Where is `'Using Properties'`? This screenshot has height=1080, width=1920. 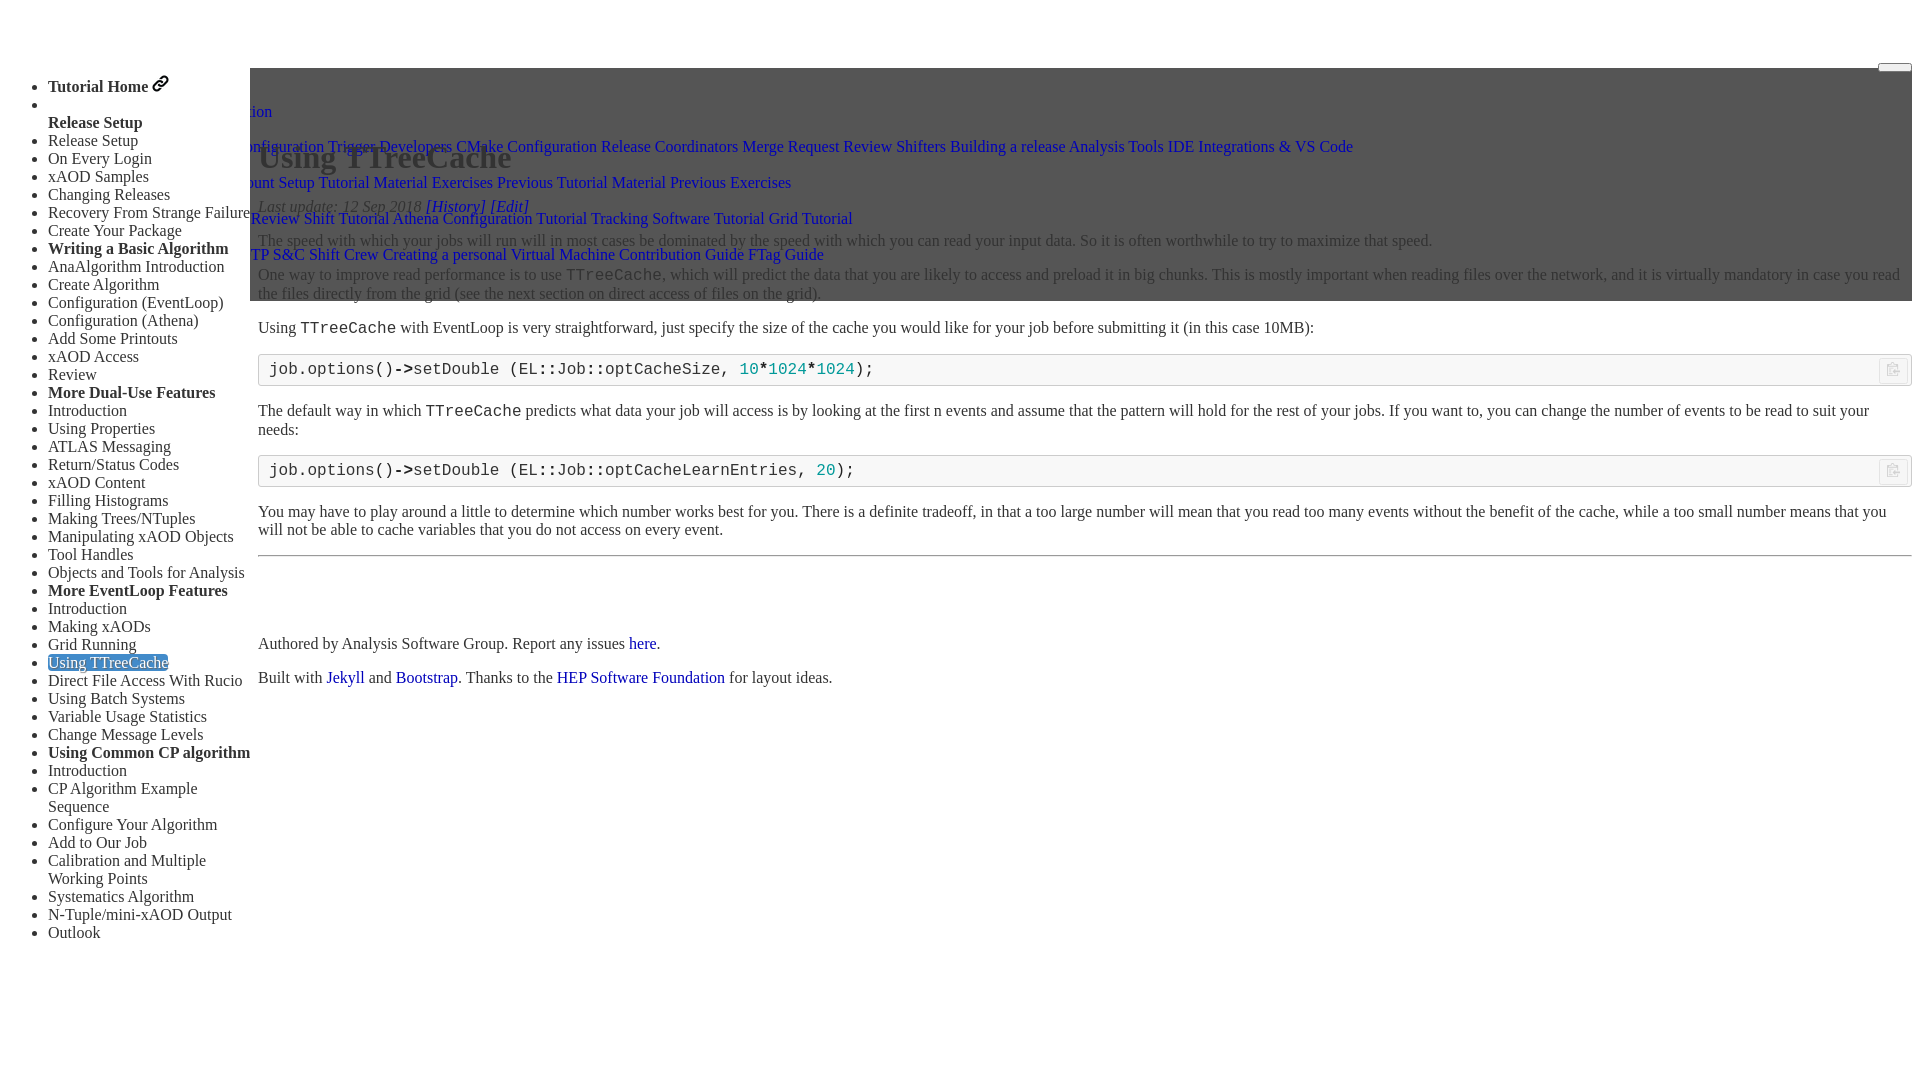 'Using Properties' is located at coordinates (100, 427).